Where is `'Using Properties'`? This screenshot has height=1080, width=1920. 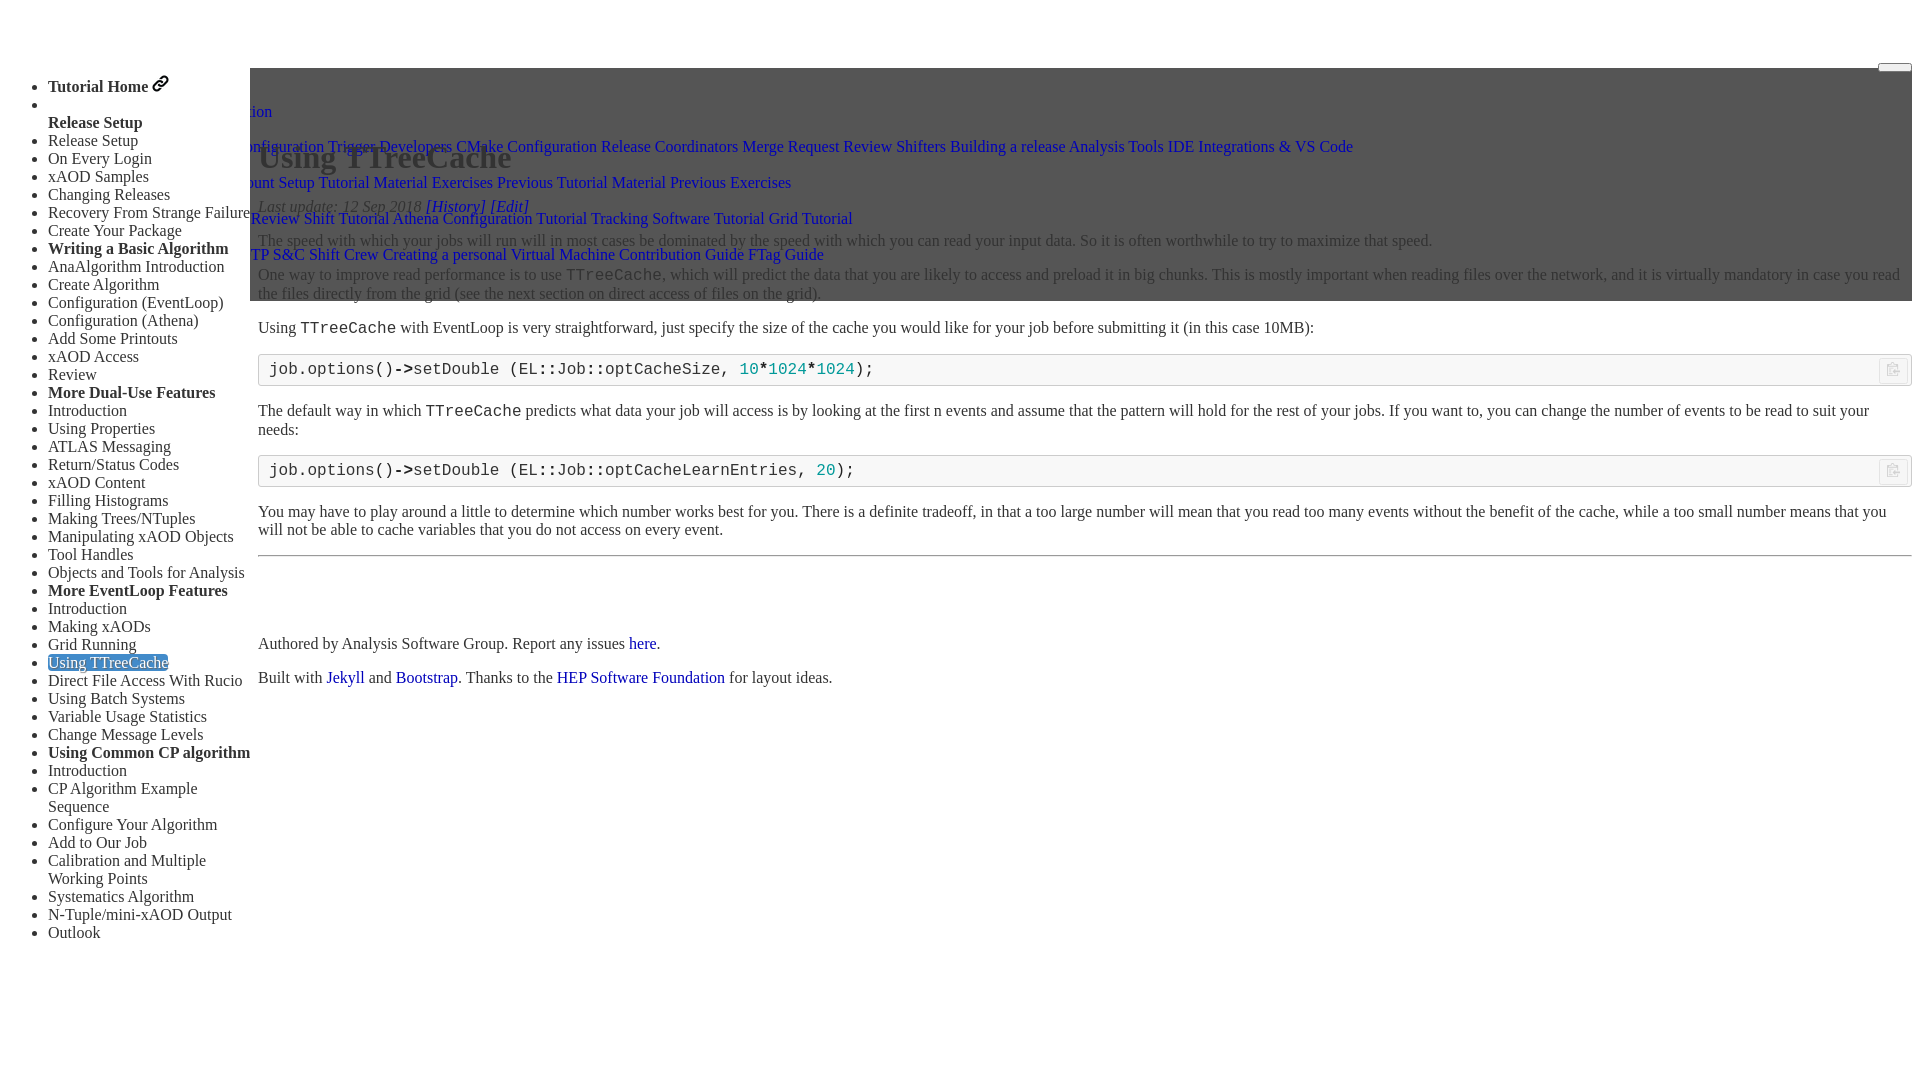 'Using Properties' is located at coordinates (100, 427).